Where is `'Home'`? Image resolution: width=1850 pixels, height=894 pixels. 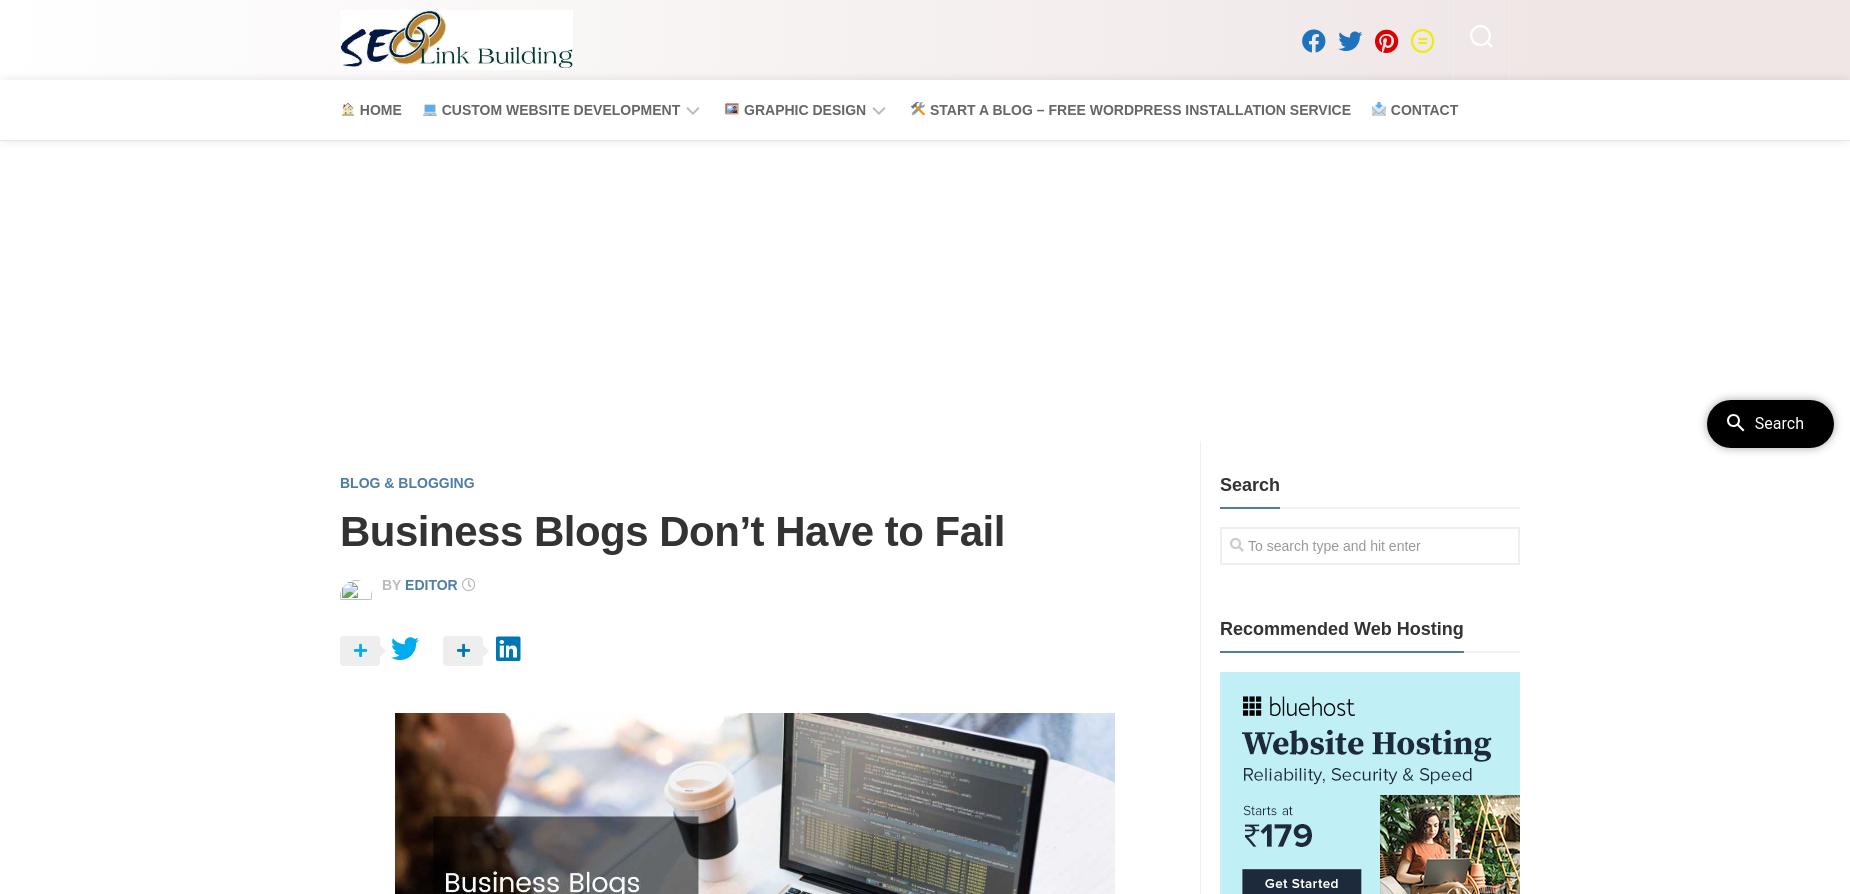 'Home' is located at coordinates (376, 108).